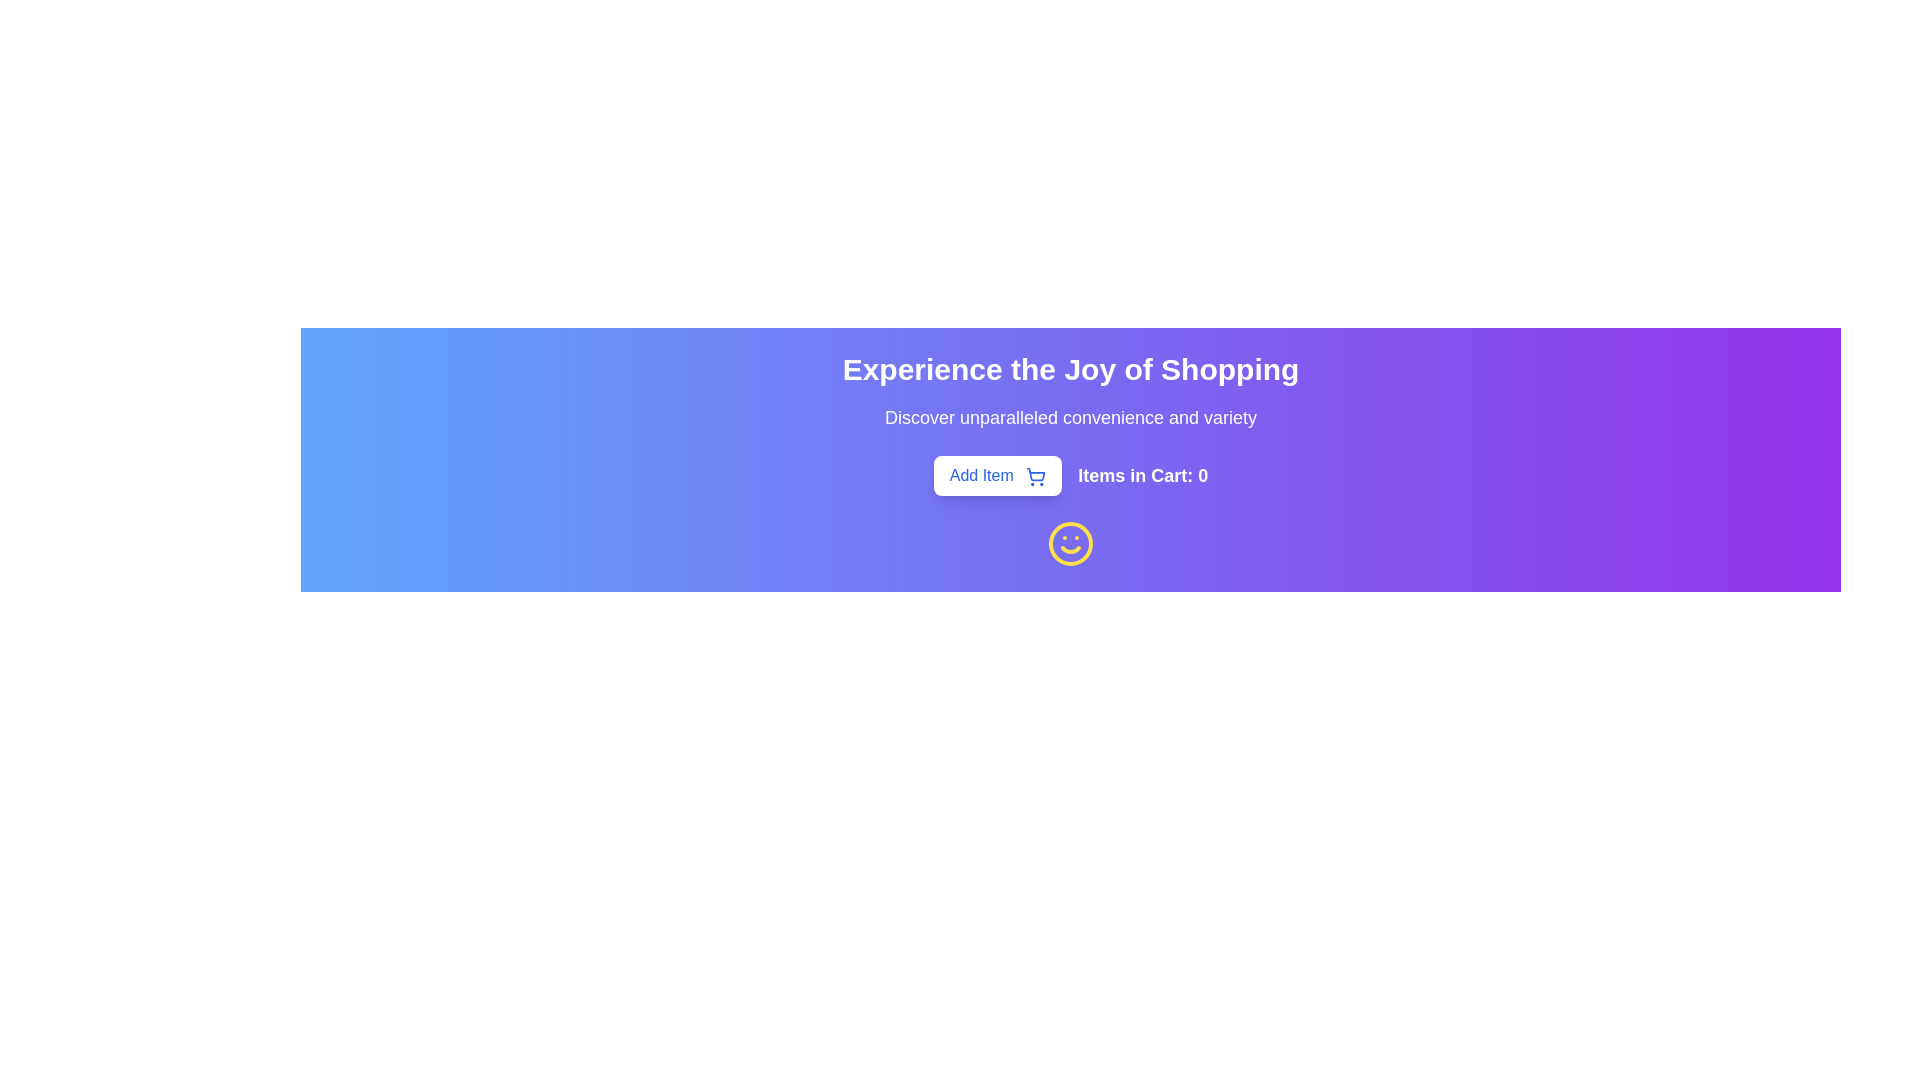  I want to click on the shopping cart icon located to the right of the 'Add Item' button, which has a white background and rounded corners, so click(1036, 476).